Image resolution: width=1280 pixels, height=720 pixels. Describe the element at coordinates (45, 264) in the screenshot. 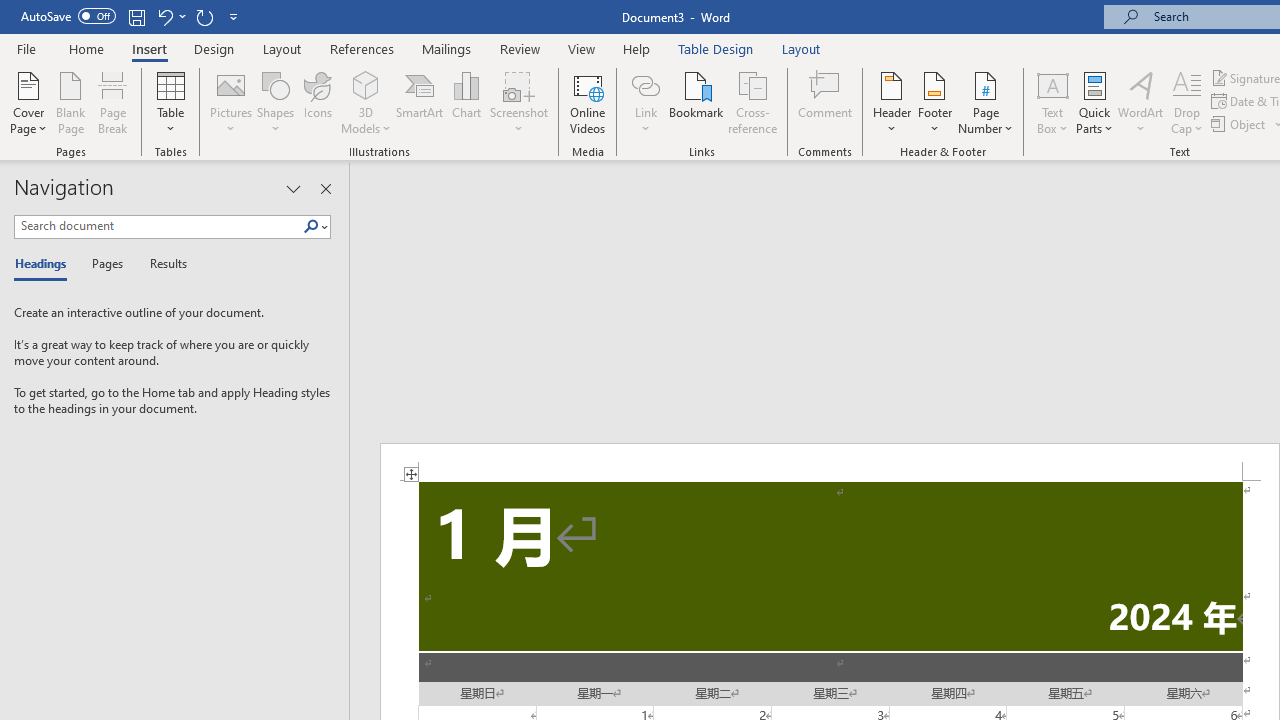

I see `'Headings'` at that location.